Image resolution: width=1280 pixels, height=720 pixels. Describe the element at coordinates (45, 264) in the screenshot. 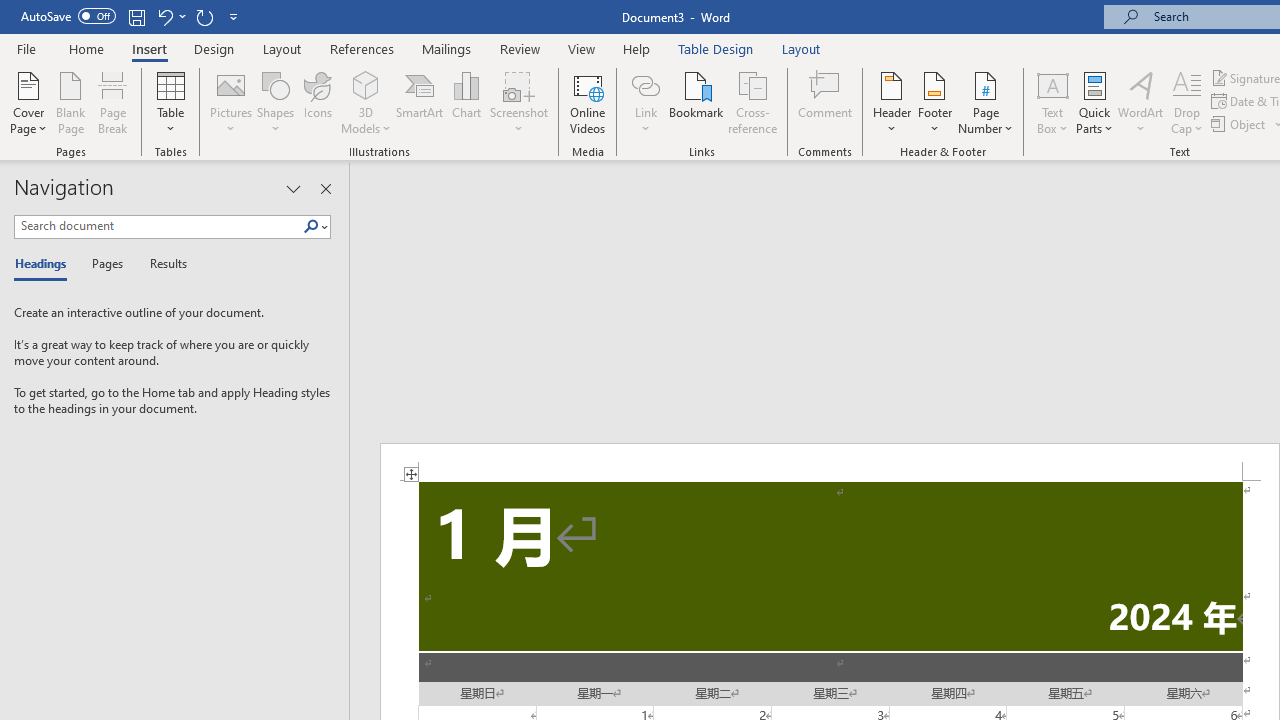

I see `'Headings'` at that location.